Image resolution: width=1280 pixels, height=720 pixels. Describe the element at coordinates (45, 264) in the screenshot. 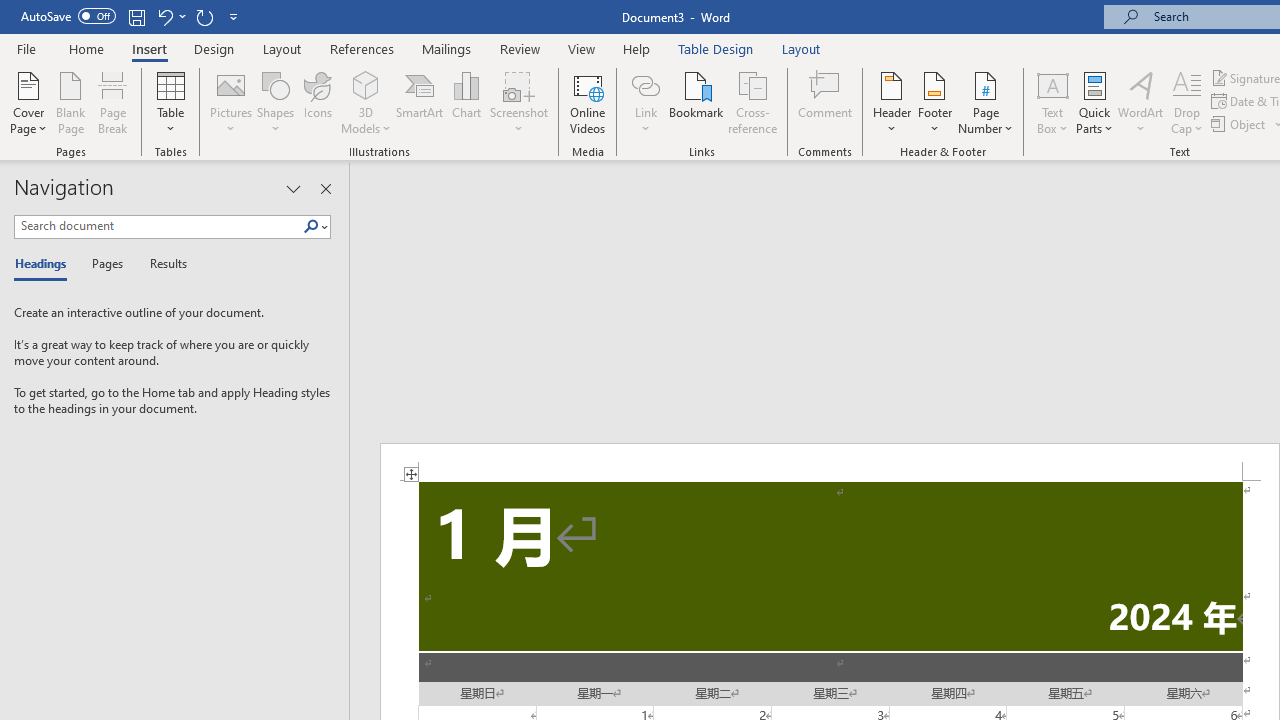

I see `'Headings'` at that location.